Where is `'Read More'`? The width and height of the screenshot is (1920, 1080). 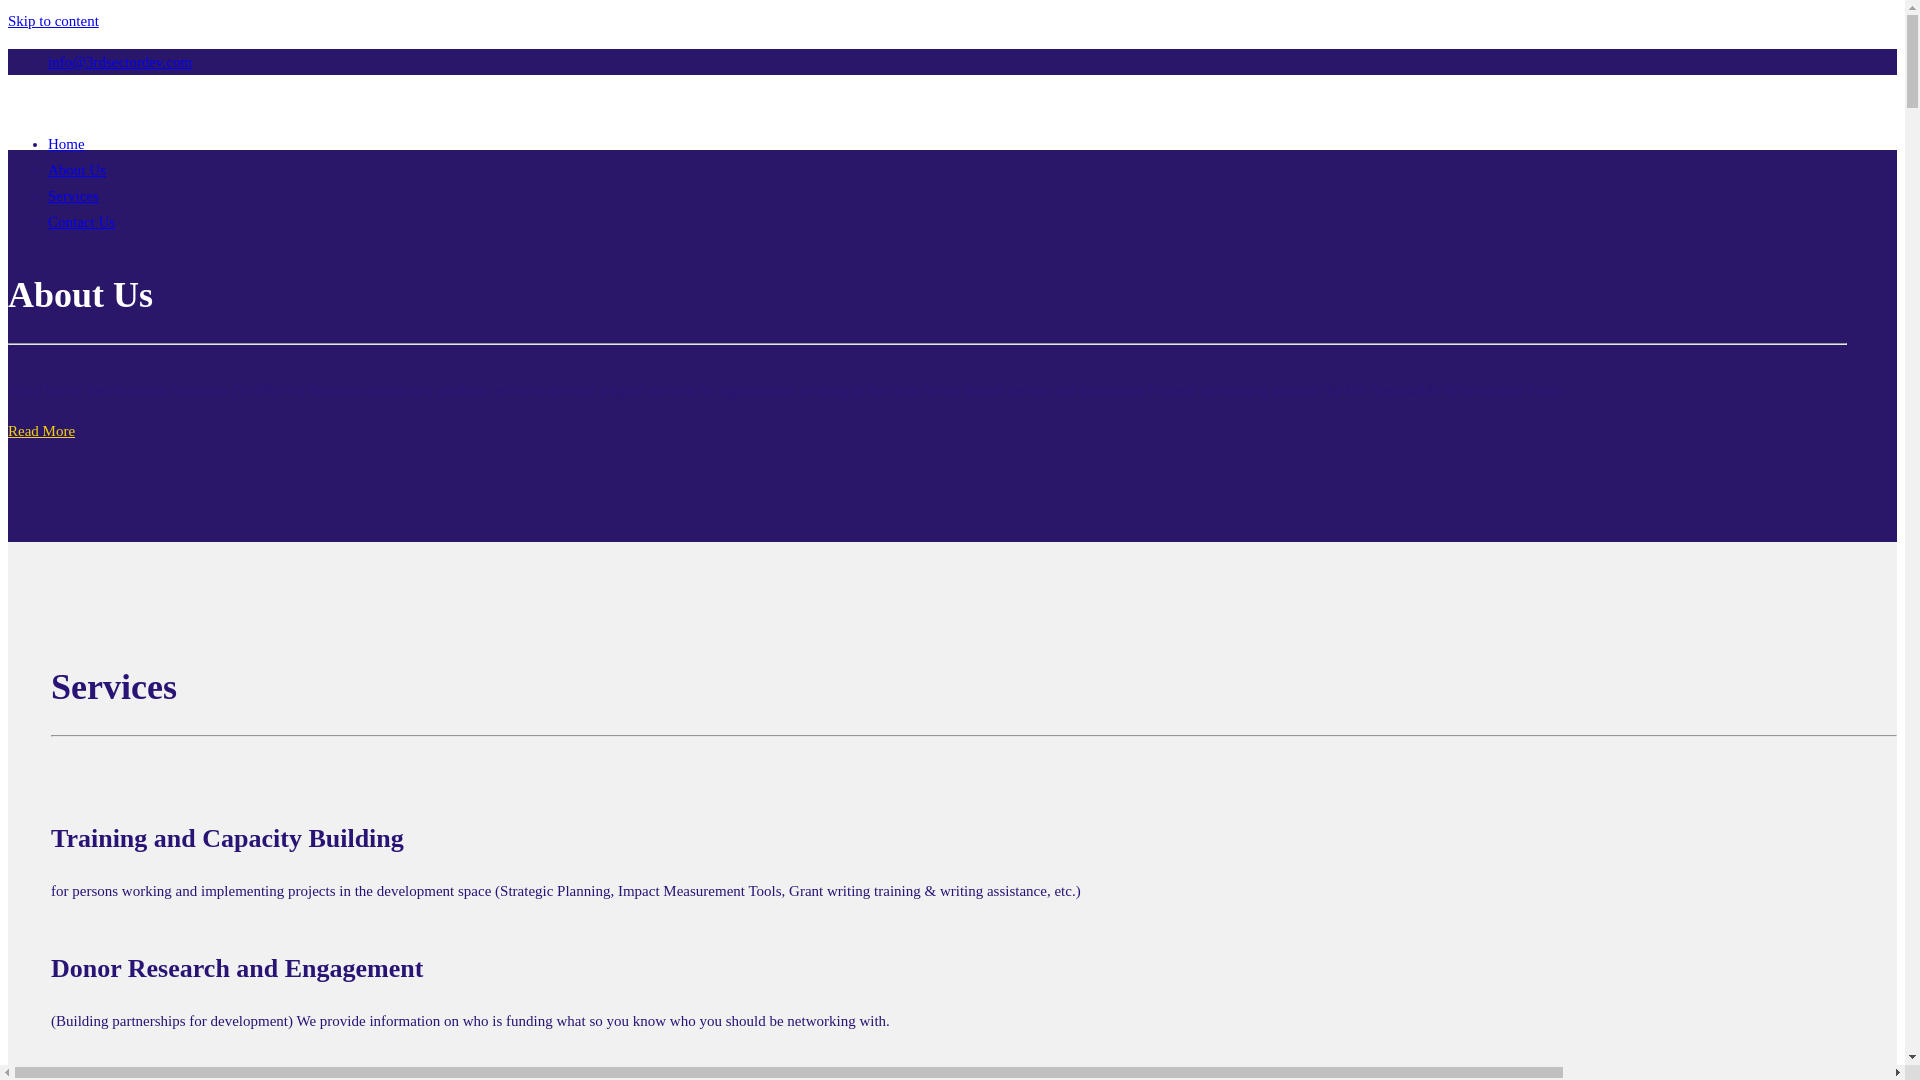 'Read More' is located at coordinates (41, 430).